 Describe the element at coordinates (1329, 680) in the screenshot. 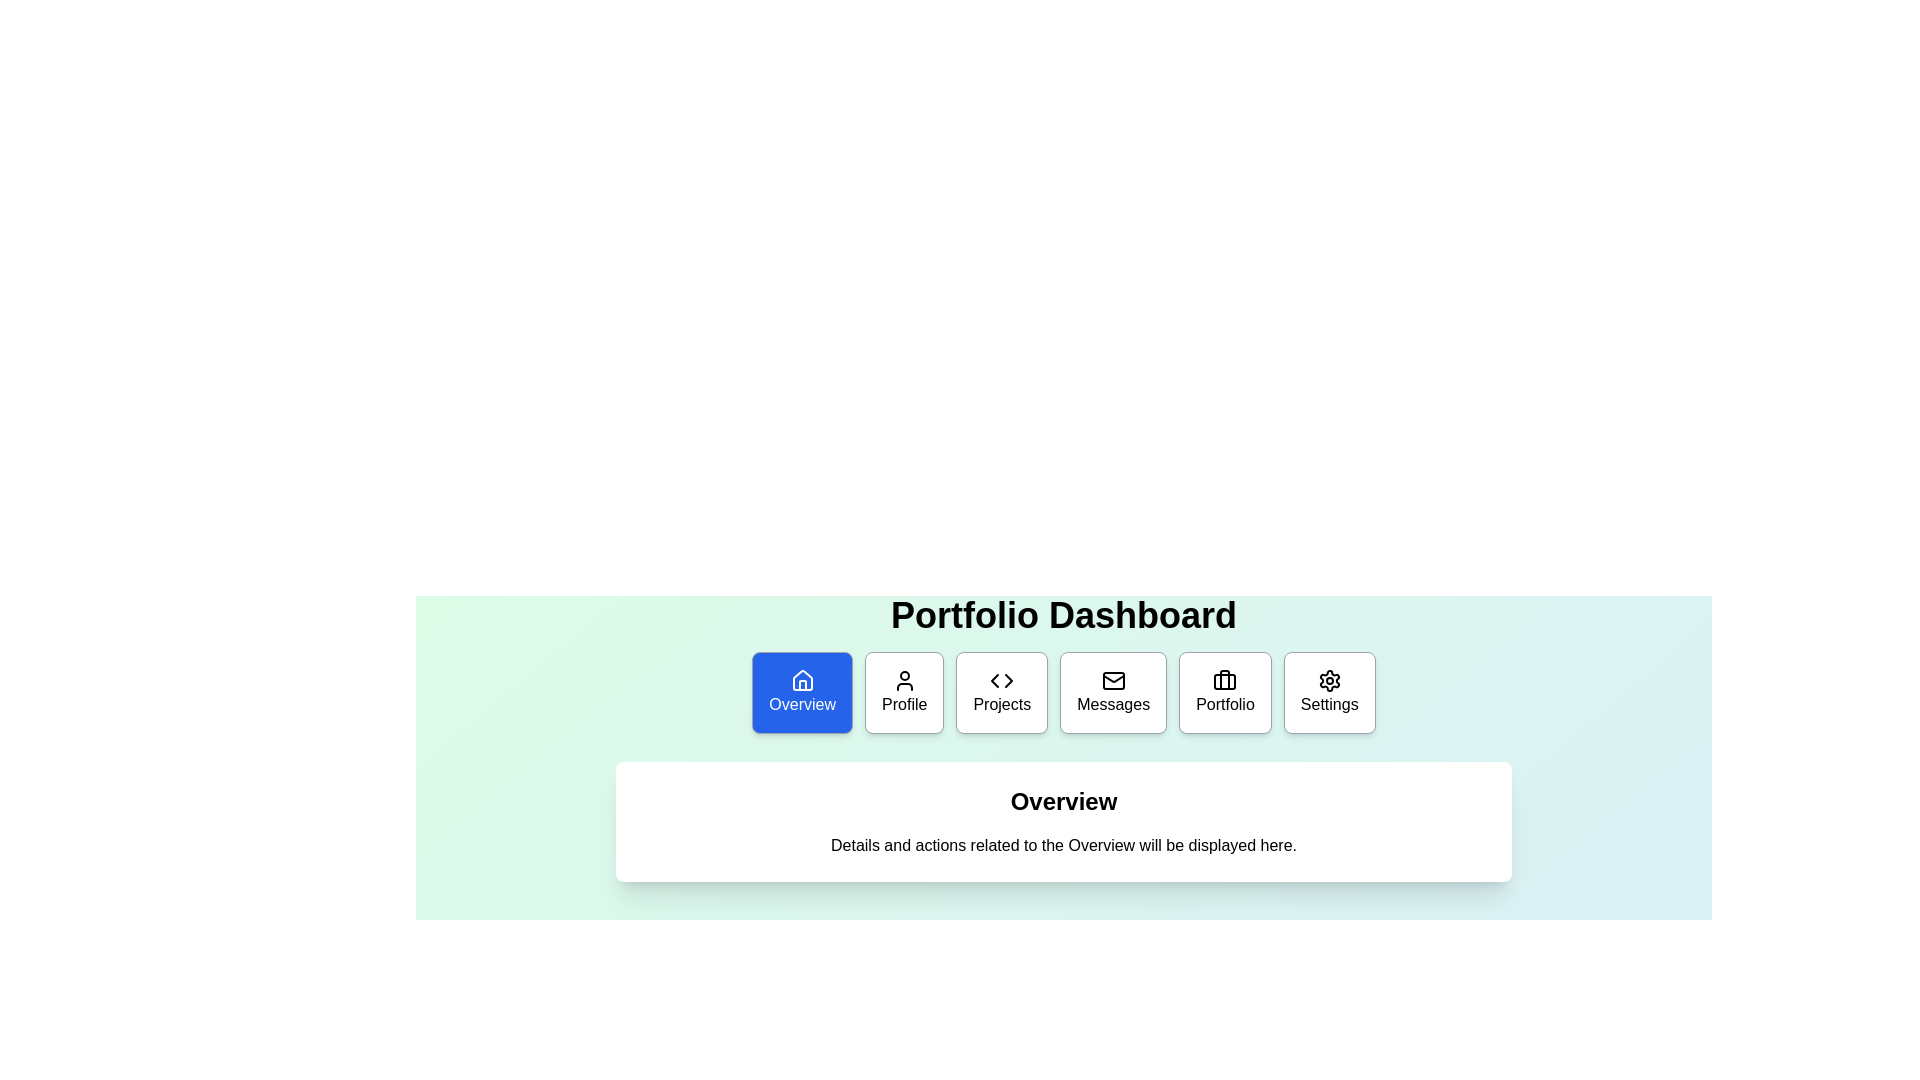

I see `the gear icon embedded within the 'Settings' button` at that location.